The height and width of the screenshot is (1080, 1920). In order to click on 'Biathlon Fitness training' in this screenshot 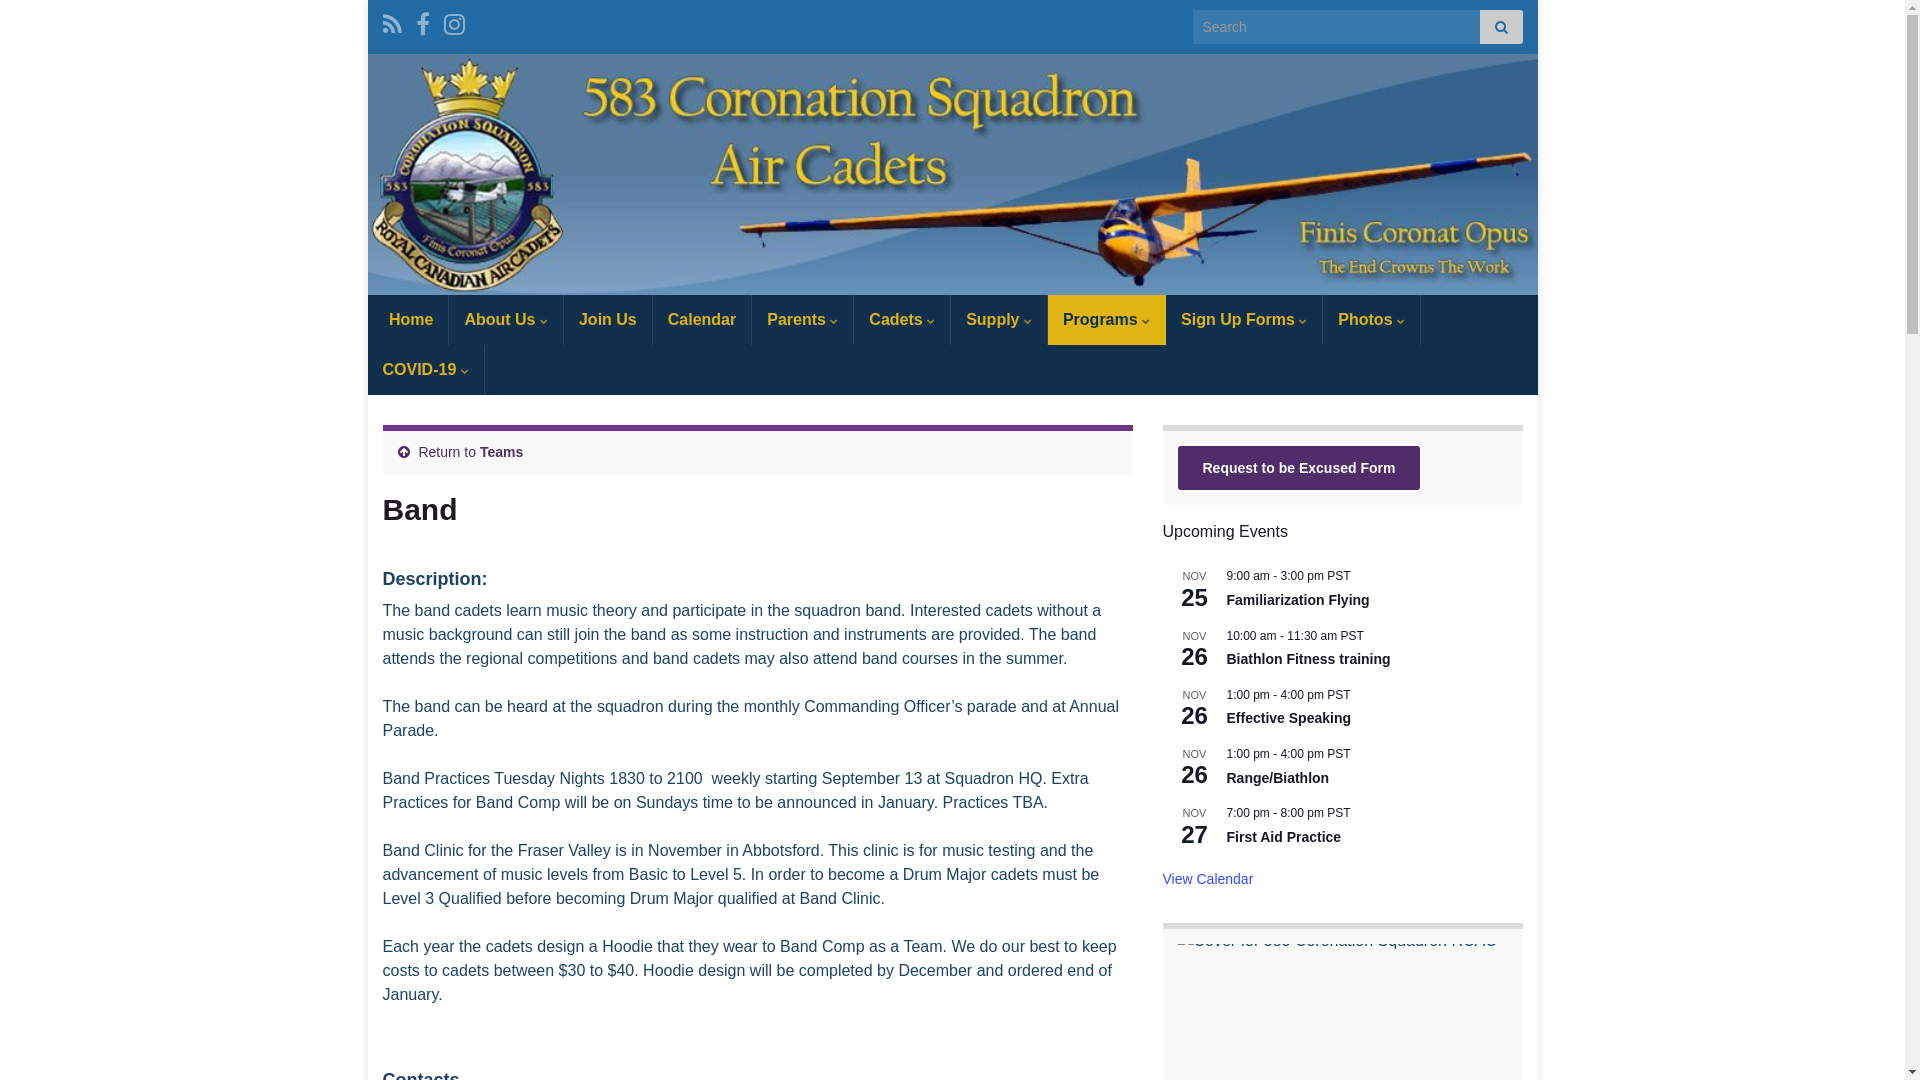, I will do `click(1308, 659)`.